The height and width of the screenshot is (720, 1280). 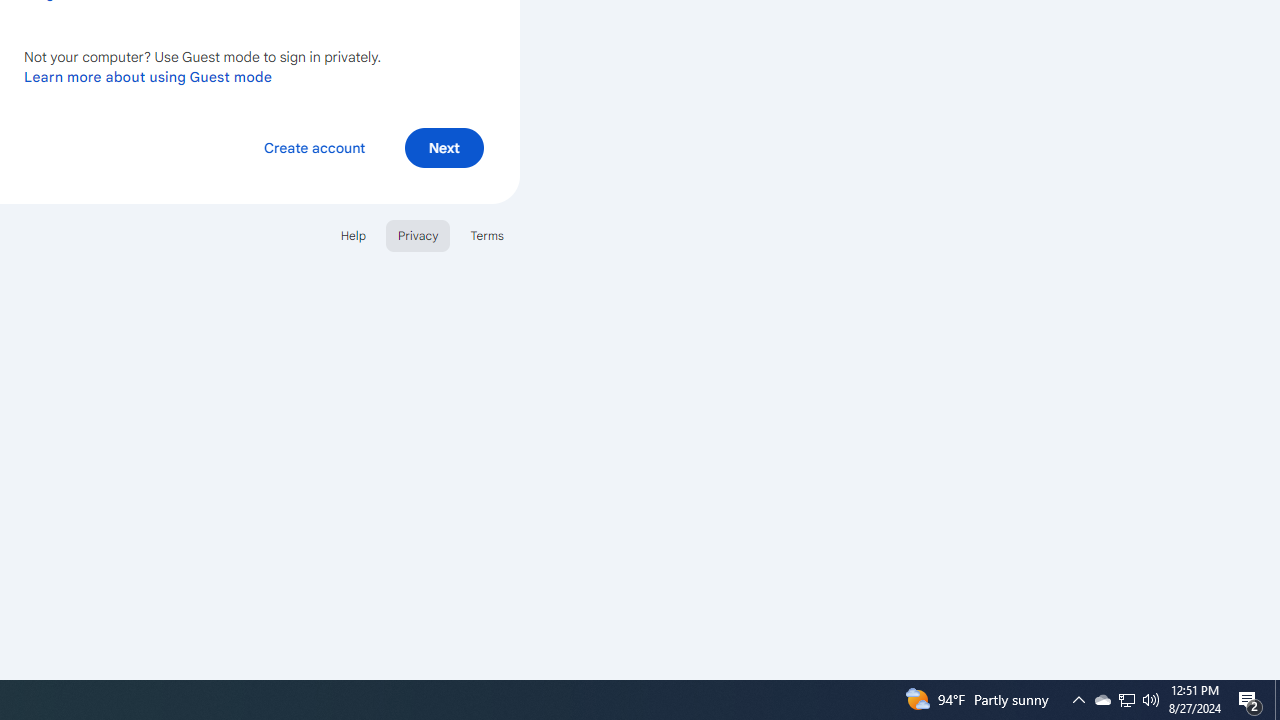 What do you see at coordinates (313, 146) in the screenshot?
I see `'Create account'` at bounding box center [313, 146].